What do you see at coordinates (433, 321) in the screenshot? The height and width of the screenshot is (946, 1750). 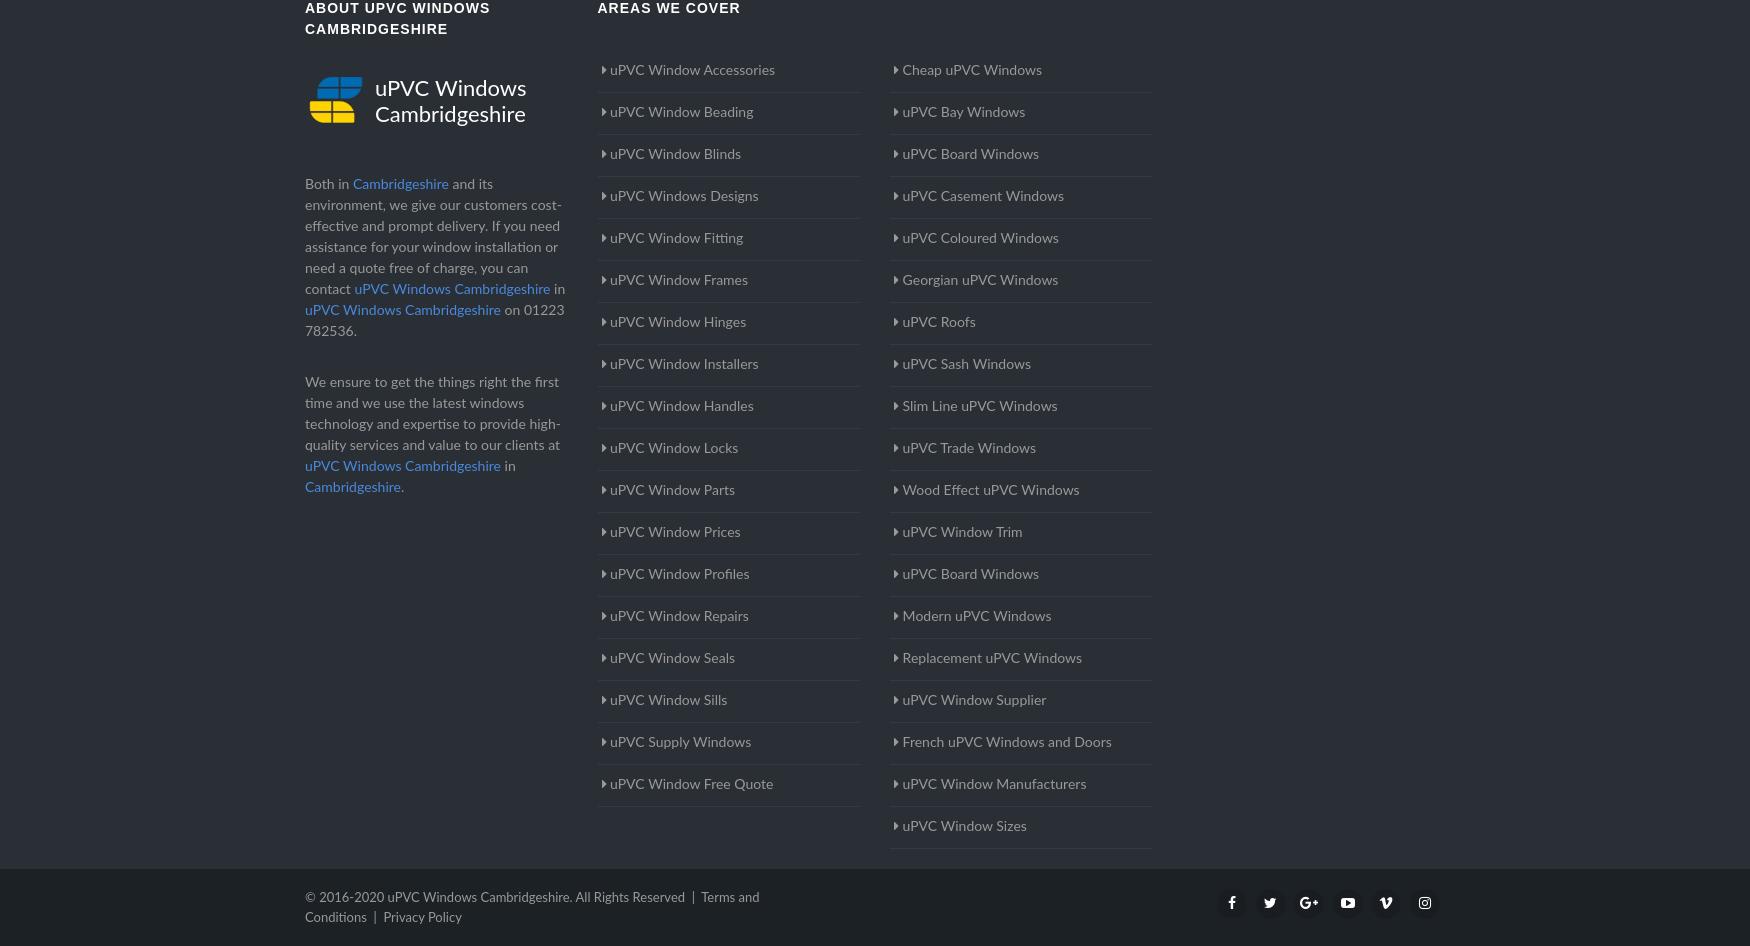 I see `'01223 782536'` at bounding box center [433, 321].